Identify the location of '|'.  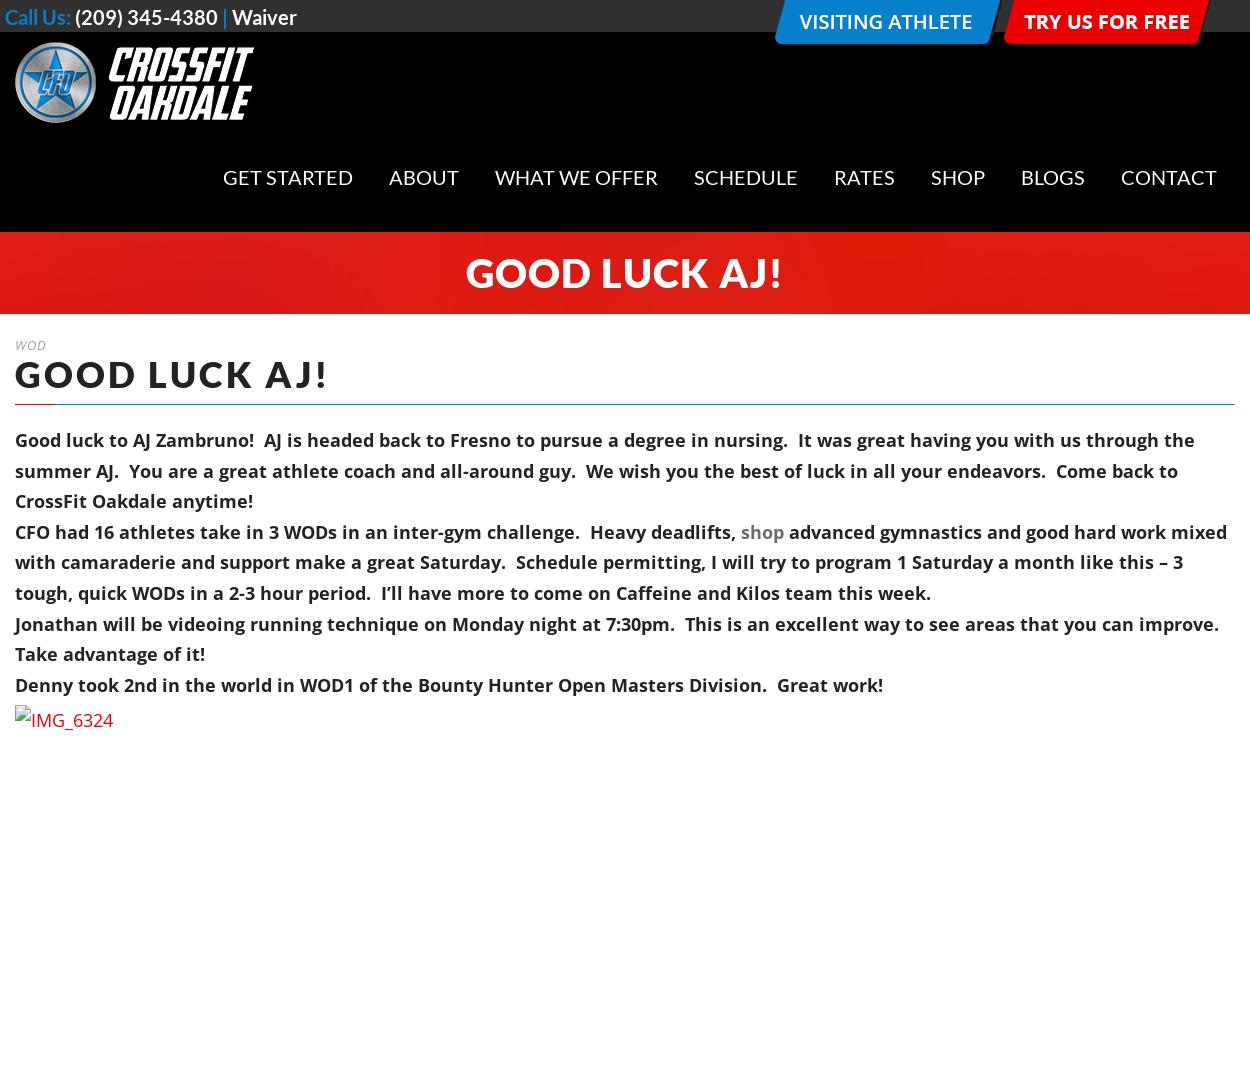
(221, 15).